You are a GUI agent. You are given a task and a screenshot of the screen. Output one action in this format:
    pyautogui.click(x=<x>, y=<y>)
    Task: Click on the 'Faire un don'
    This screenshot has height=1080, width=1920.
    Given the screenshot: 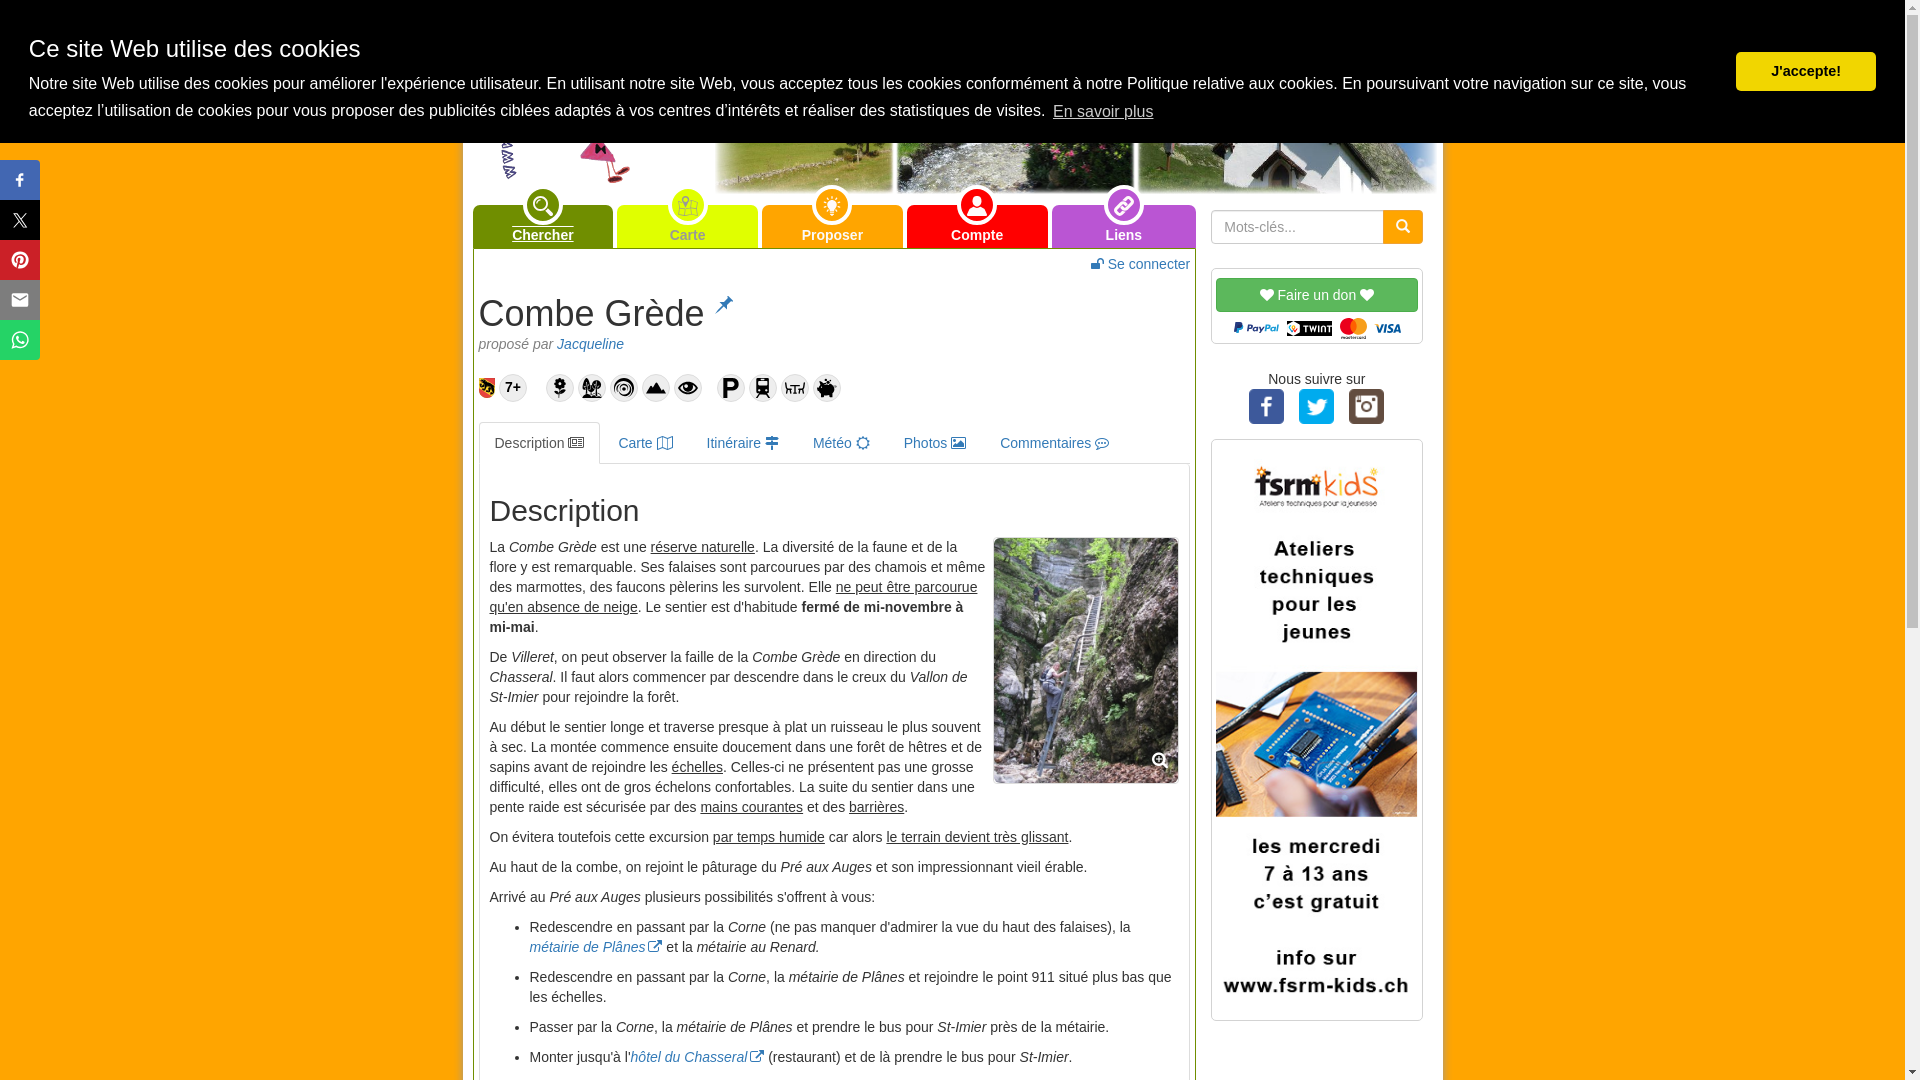 What is the action you would take?
    pyautogui.click(x=1316, y=294)
    